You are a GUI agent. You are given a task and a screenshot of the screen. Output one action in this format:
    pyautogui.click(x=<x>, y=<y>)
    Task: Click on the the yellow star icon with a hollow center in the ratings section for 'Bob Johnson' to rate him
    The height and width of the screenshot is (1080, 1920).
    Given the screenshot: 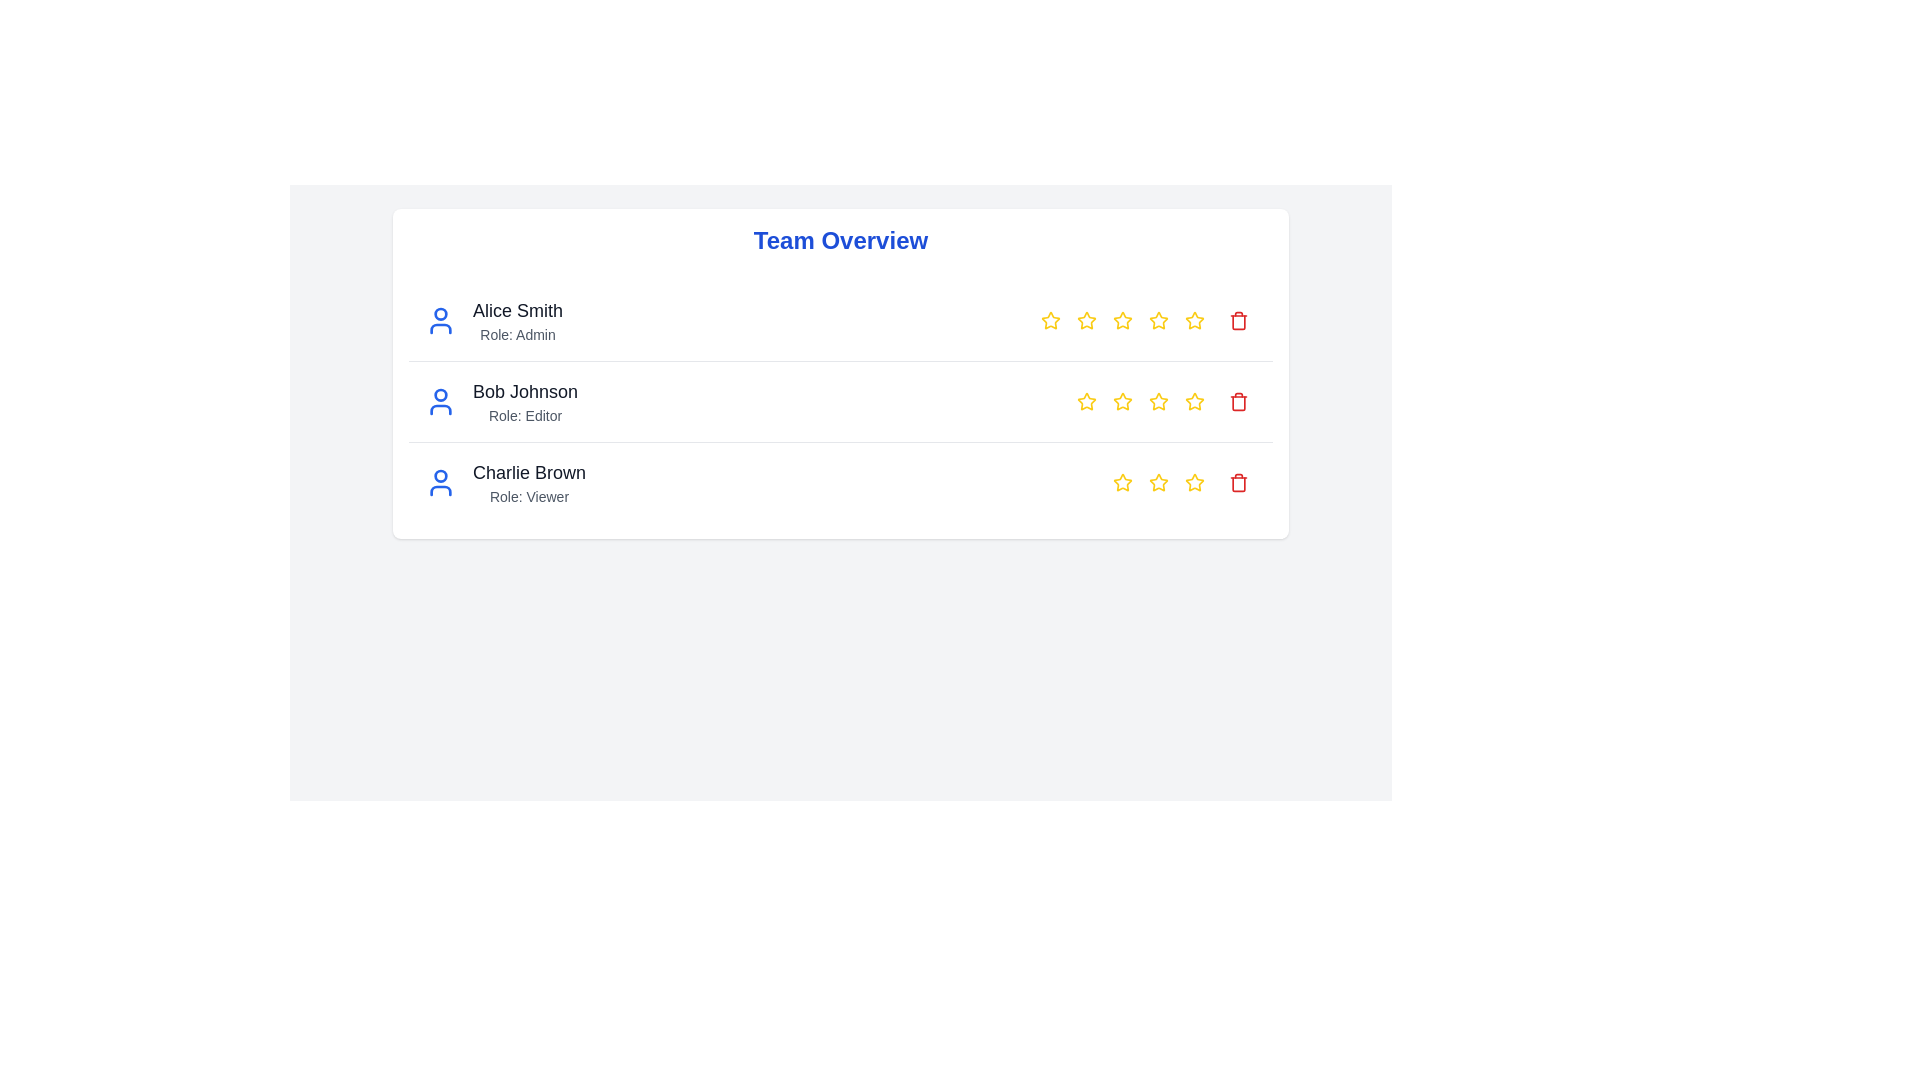 What is the action you would take?
    pyautogui.click(x=1085, y=401)
    